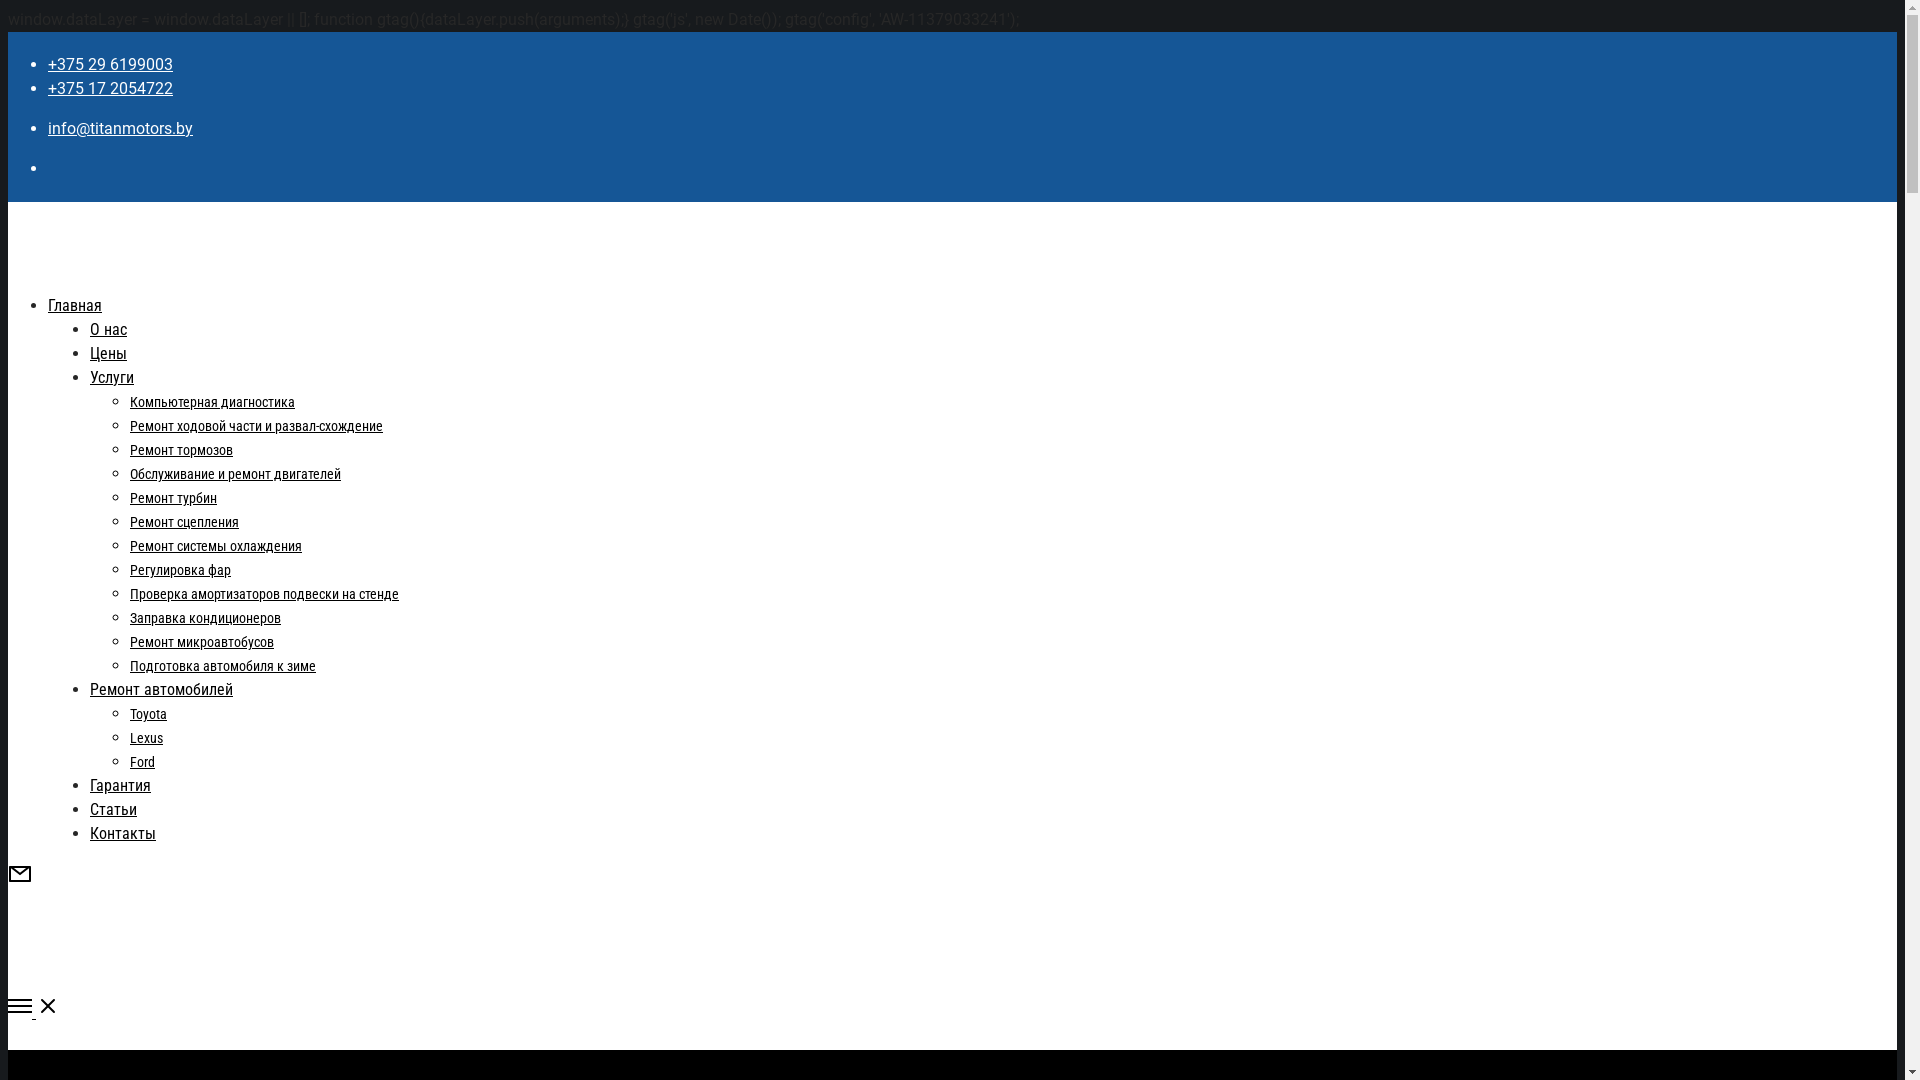 The width and height of the screenshot is (1920, 1080). I want to click on 'info@titanmotors.by', so click(48, 128).